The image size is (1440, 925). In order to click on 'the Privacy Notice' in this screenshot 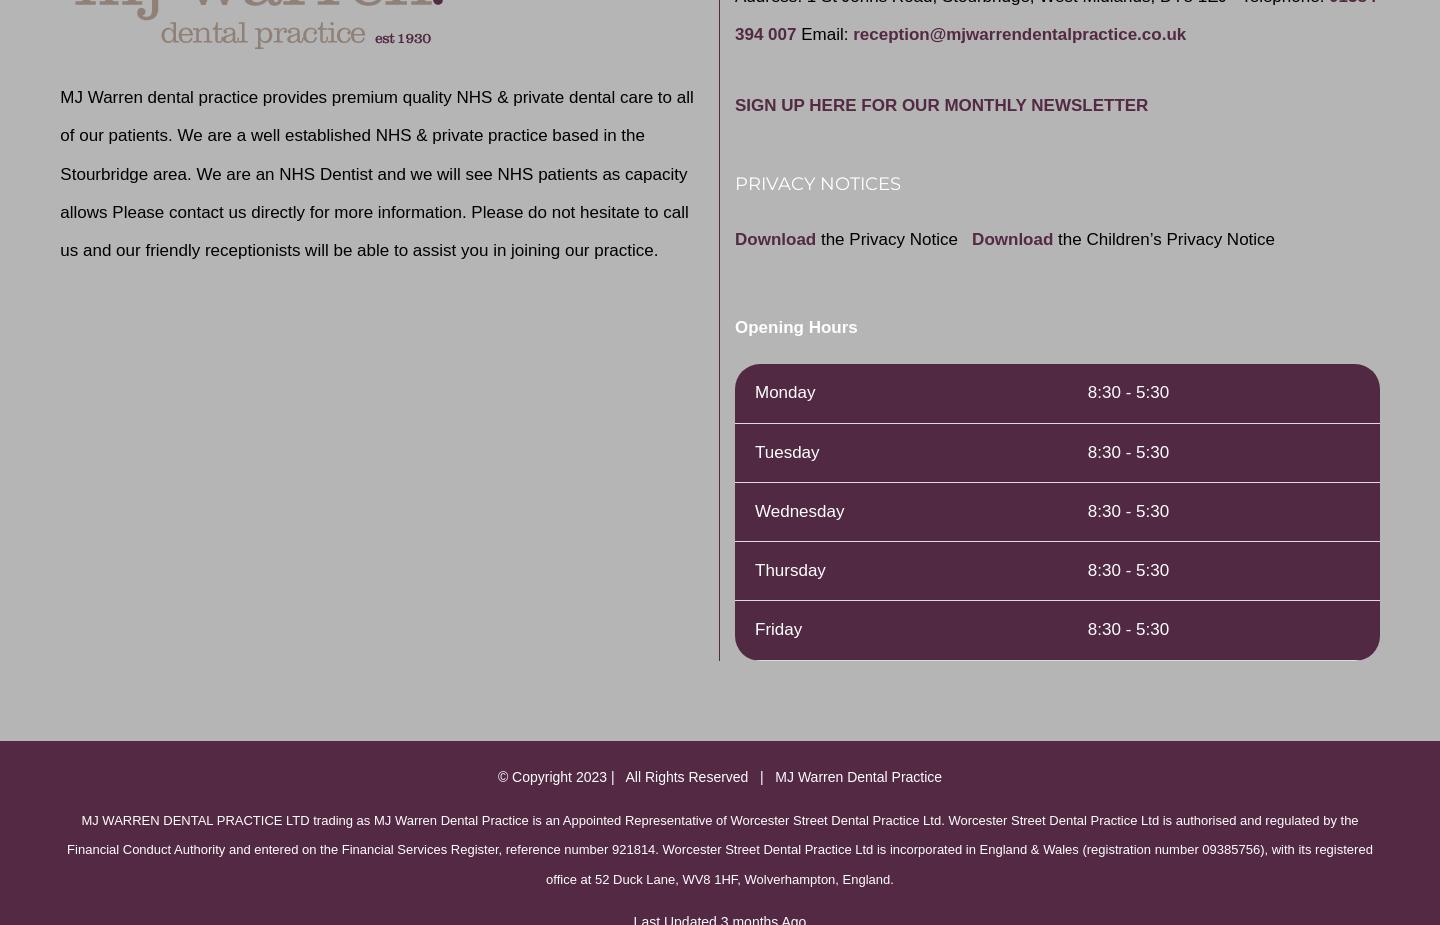, I will do `click(816, 237)`.